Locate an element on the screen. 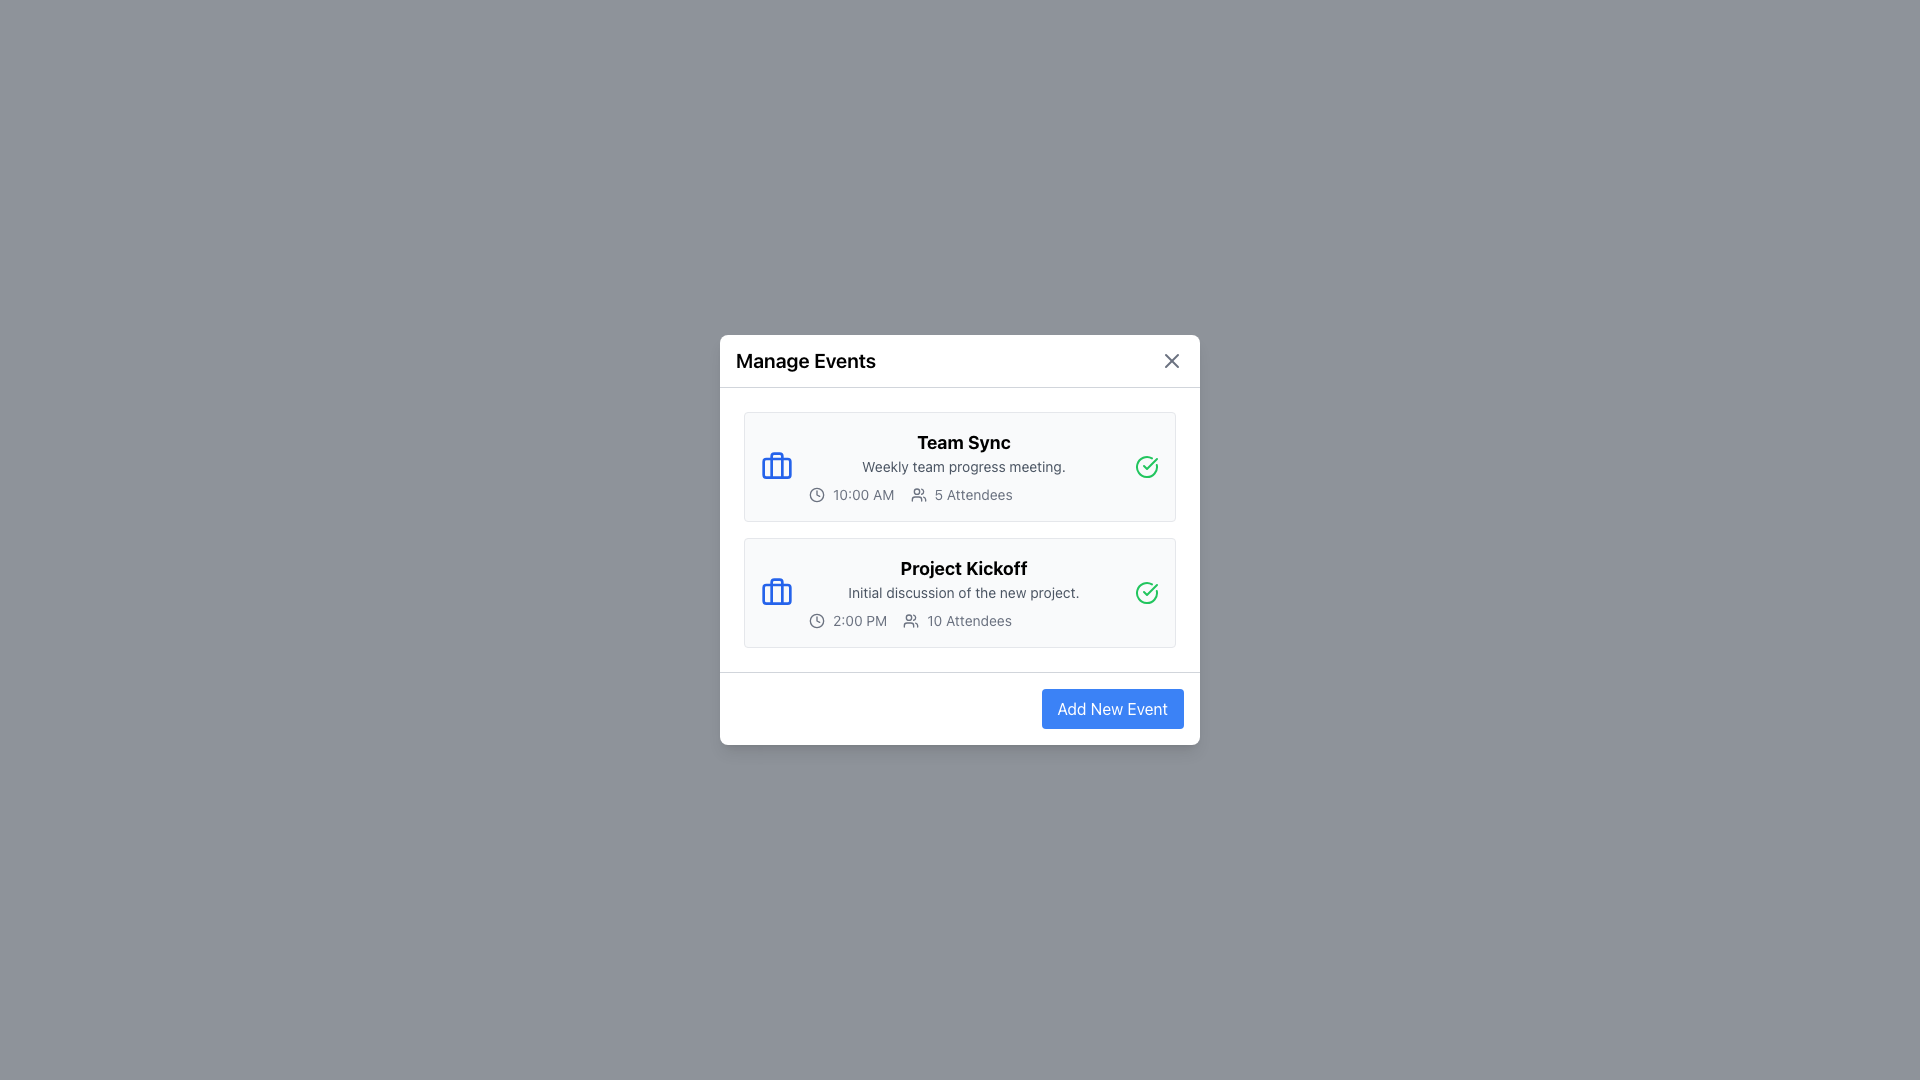 Image resolution: width=1920 pixels, height=1080 pixels. the second item in the 'Manage Events' popup list, which contains detailed information about a scheduled event, located between 'Team Sync' and 'Add New Event' is located at coordinates (964, 592).